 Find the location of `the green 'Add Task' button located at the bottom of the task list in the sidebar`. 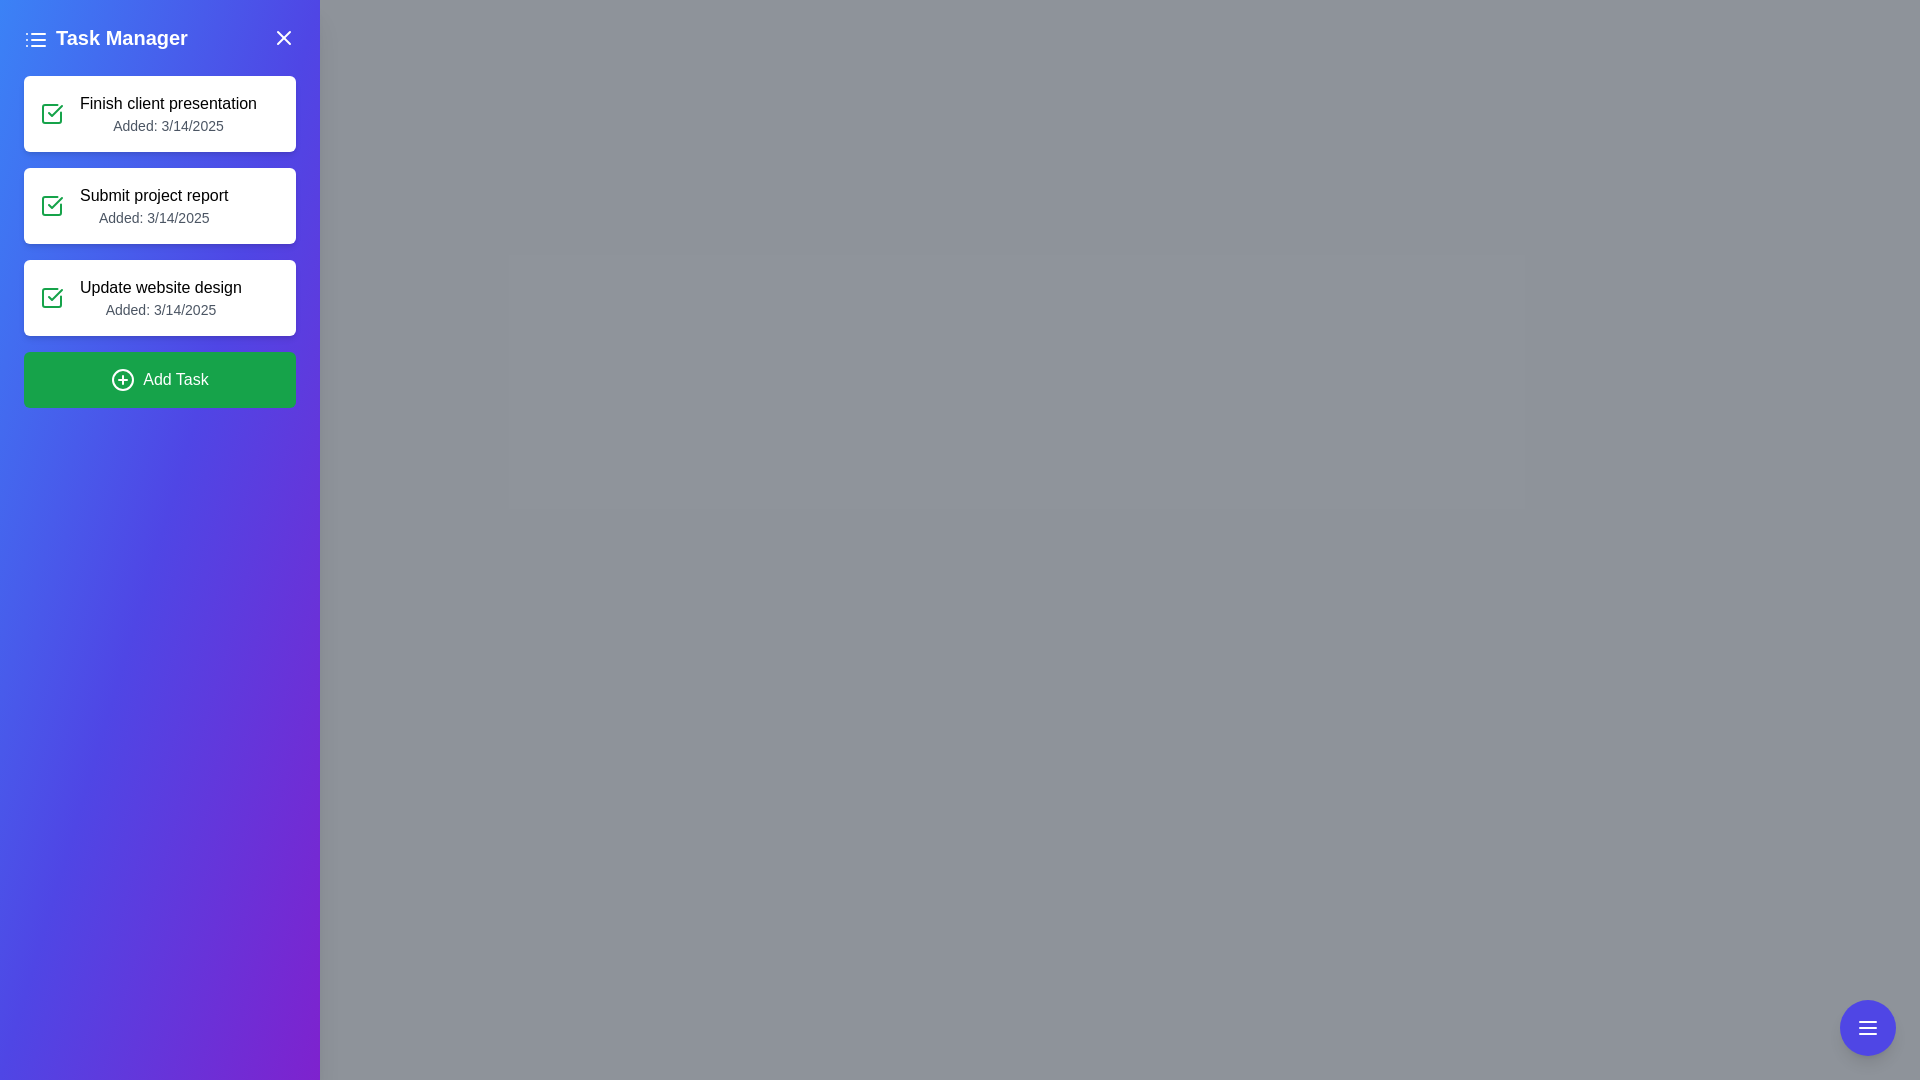

the green 'Add Task' button located at the bottom of the task list in the sidebar is located at coordinates (158, 380).